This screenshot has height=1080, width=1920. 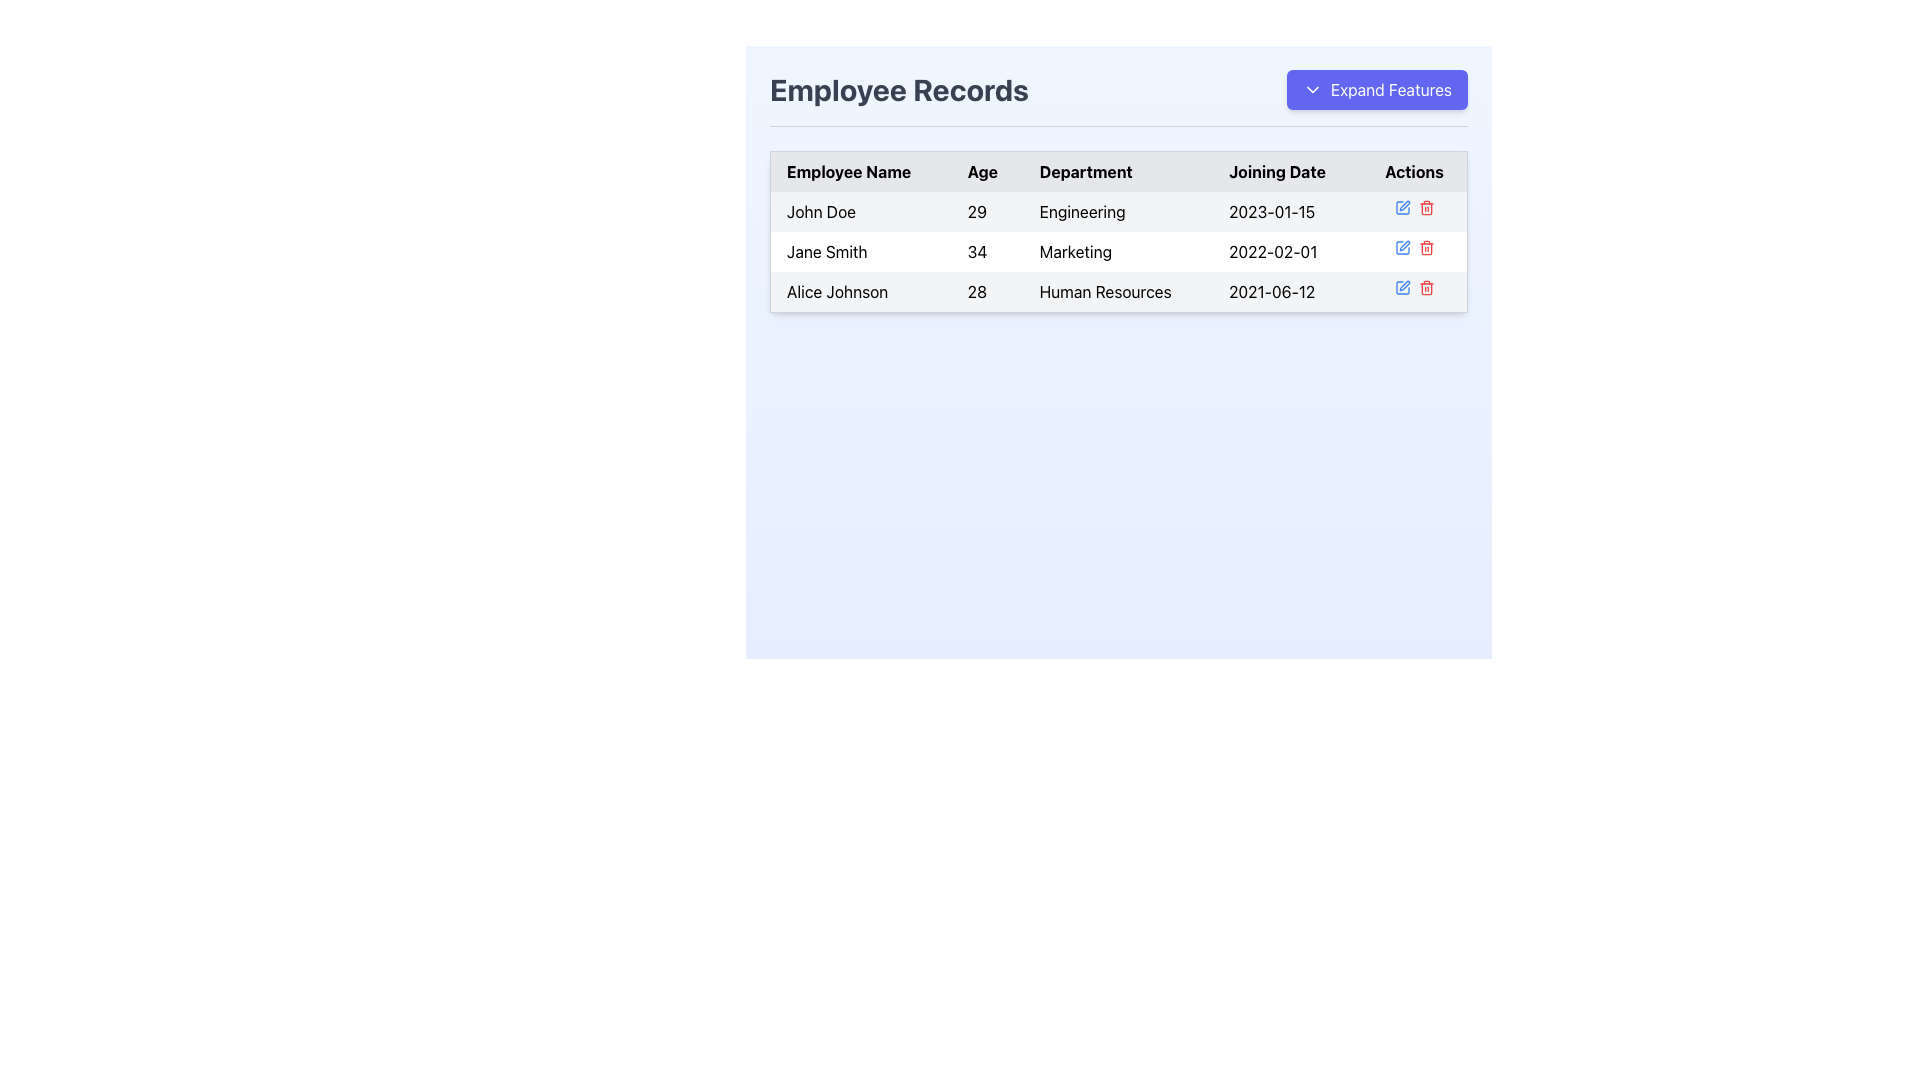 I want to click on the 'Joining Date' text label, which is styled with a black font color and is positioned in the header row of a data table, specifically as the fourth header between 'Department' and 'Actions', so click(x=1287, y=170).